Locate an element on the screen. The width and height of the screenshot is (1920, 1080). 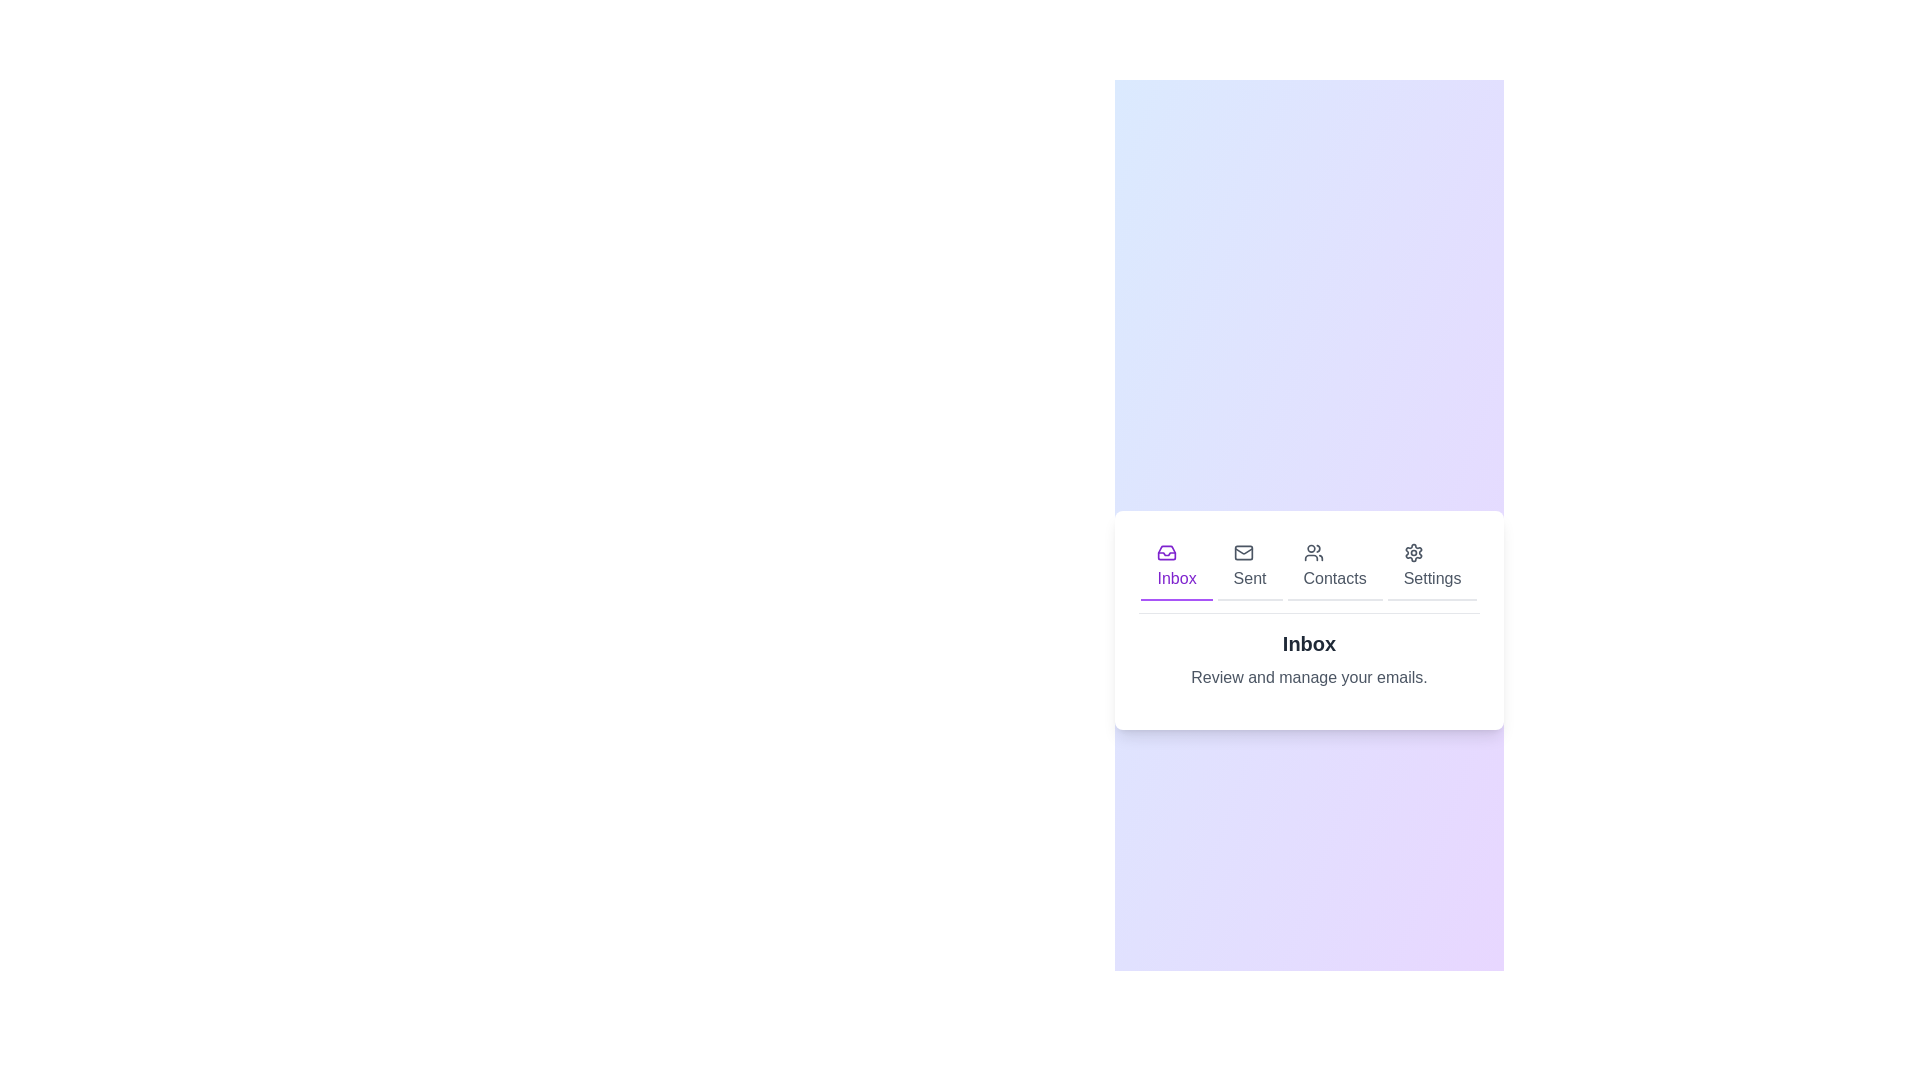
the tab labeled 'Inbox' to view its content is located at coordinates (1176, 567).